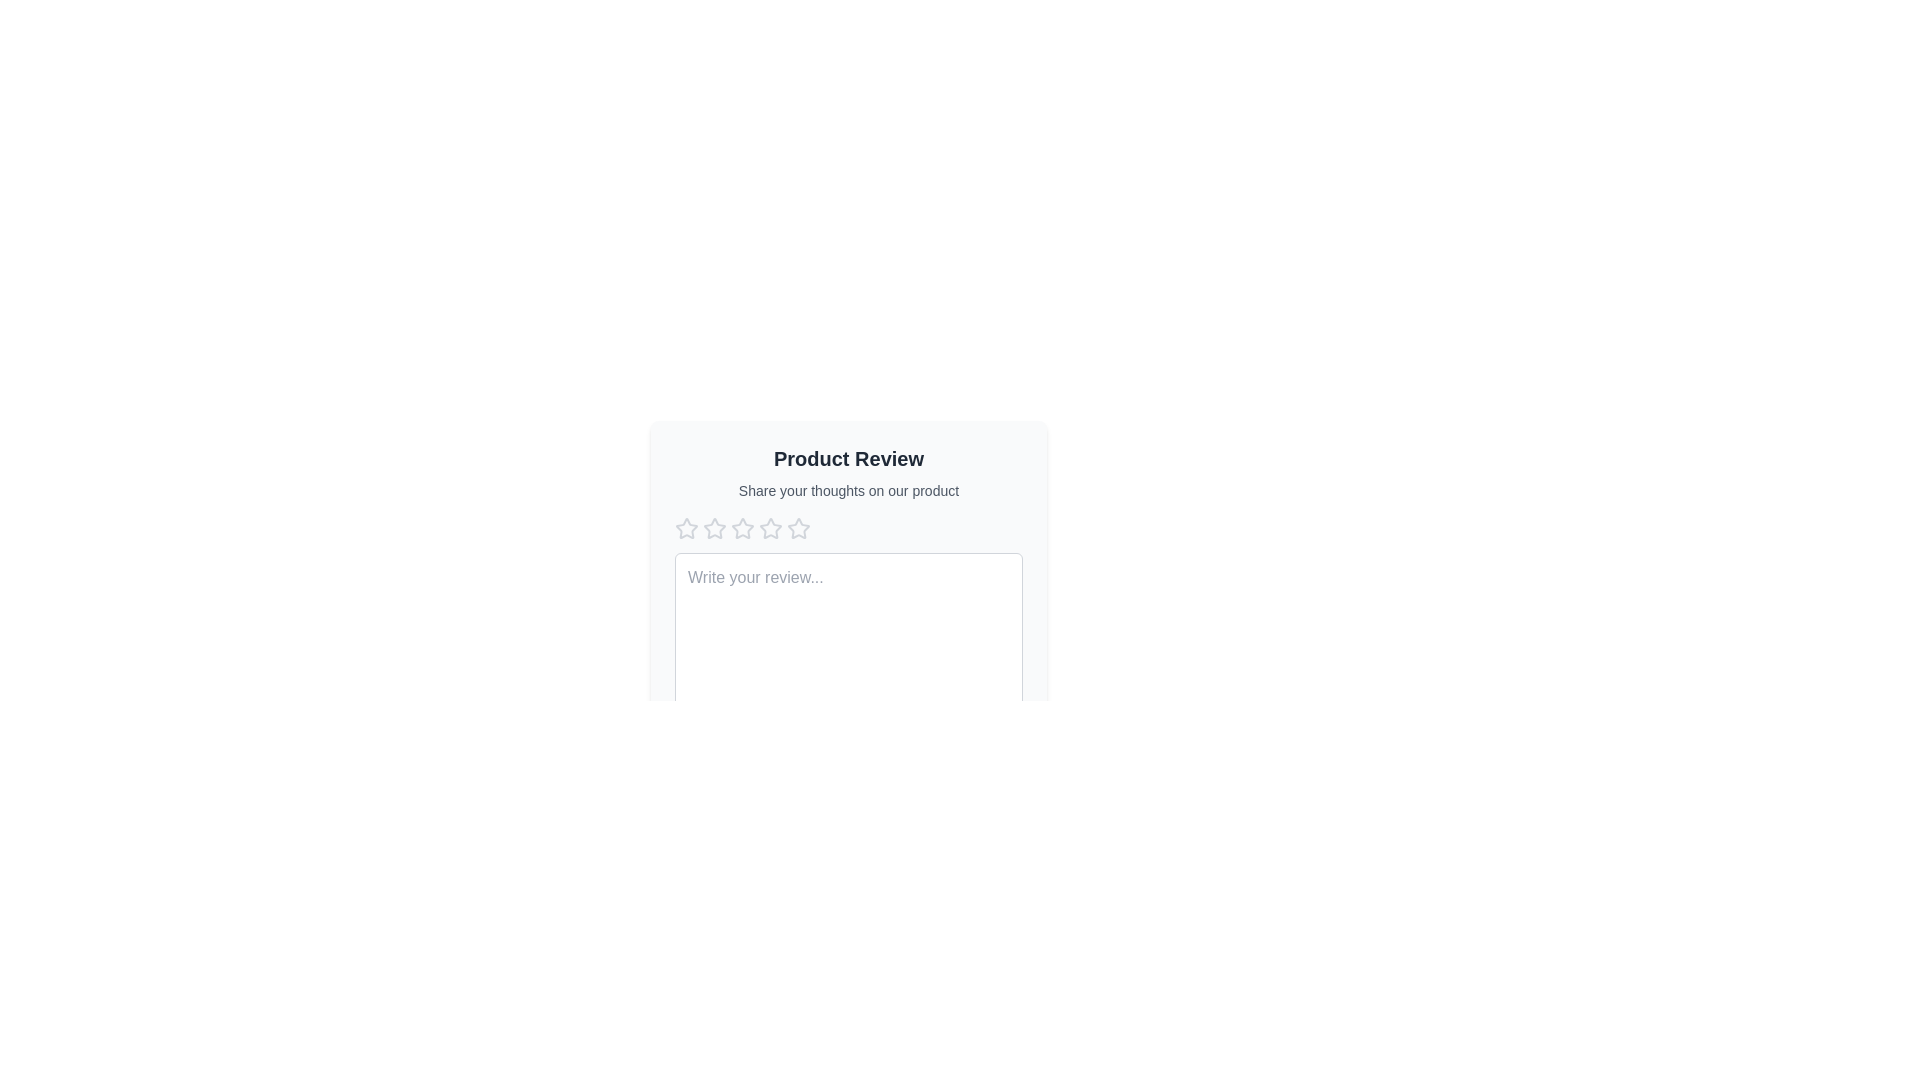 Image resolution: width=1920 pixels, height=1080 pixels. I want to click on the third star in the row of five stars below the heading 'Product Review' to indicate a rating, so click(797, 527).